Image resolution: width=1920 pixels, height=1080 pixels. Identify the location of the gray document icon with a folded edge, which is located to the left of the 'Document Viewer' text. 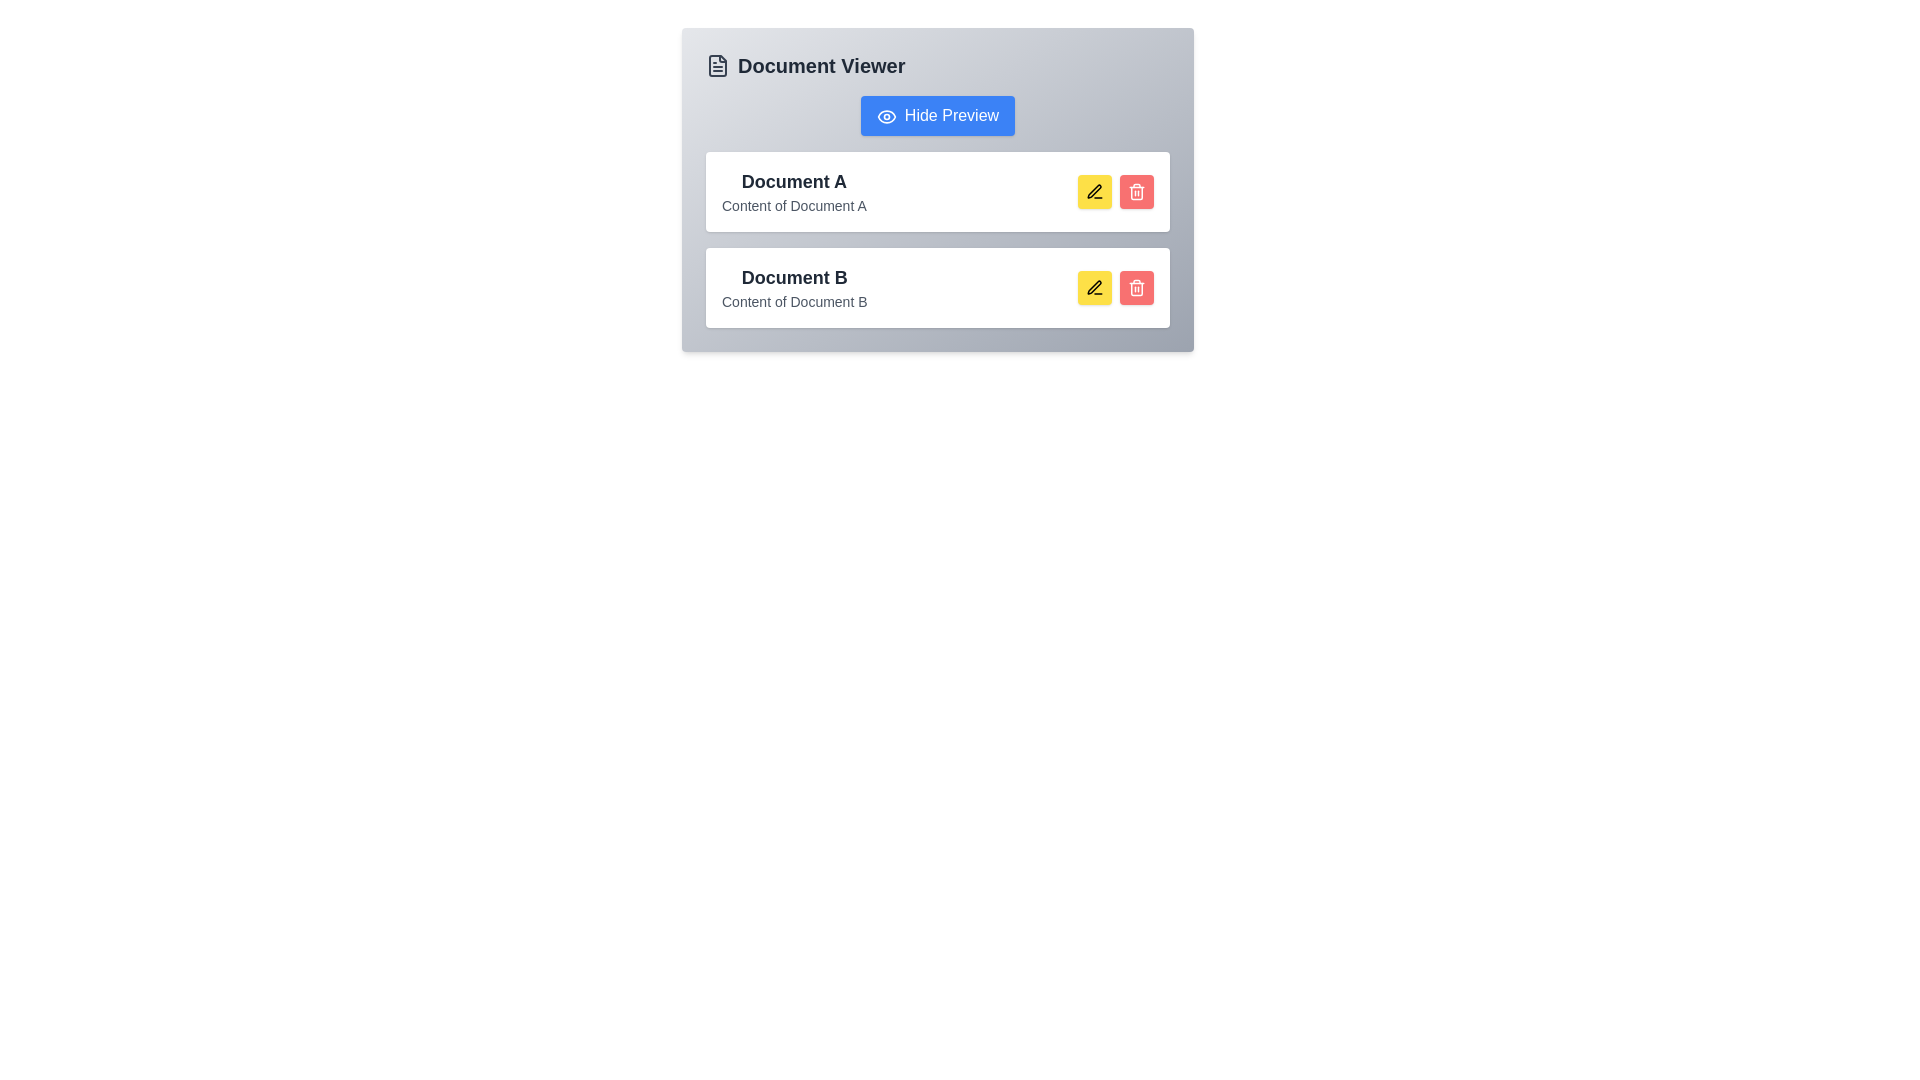
(718, 64).